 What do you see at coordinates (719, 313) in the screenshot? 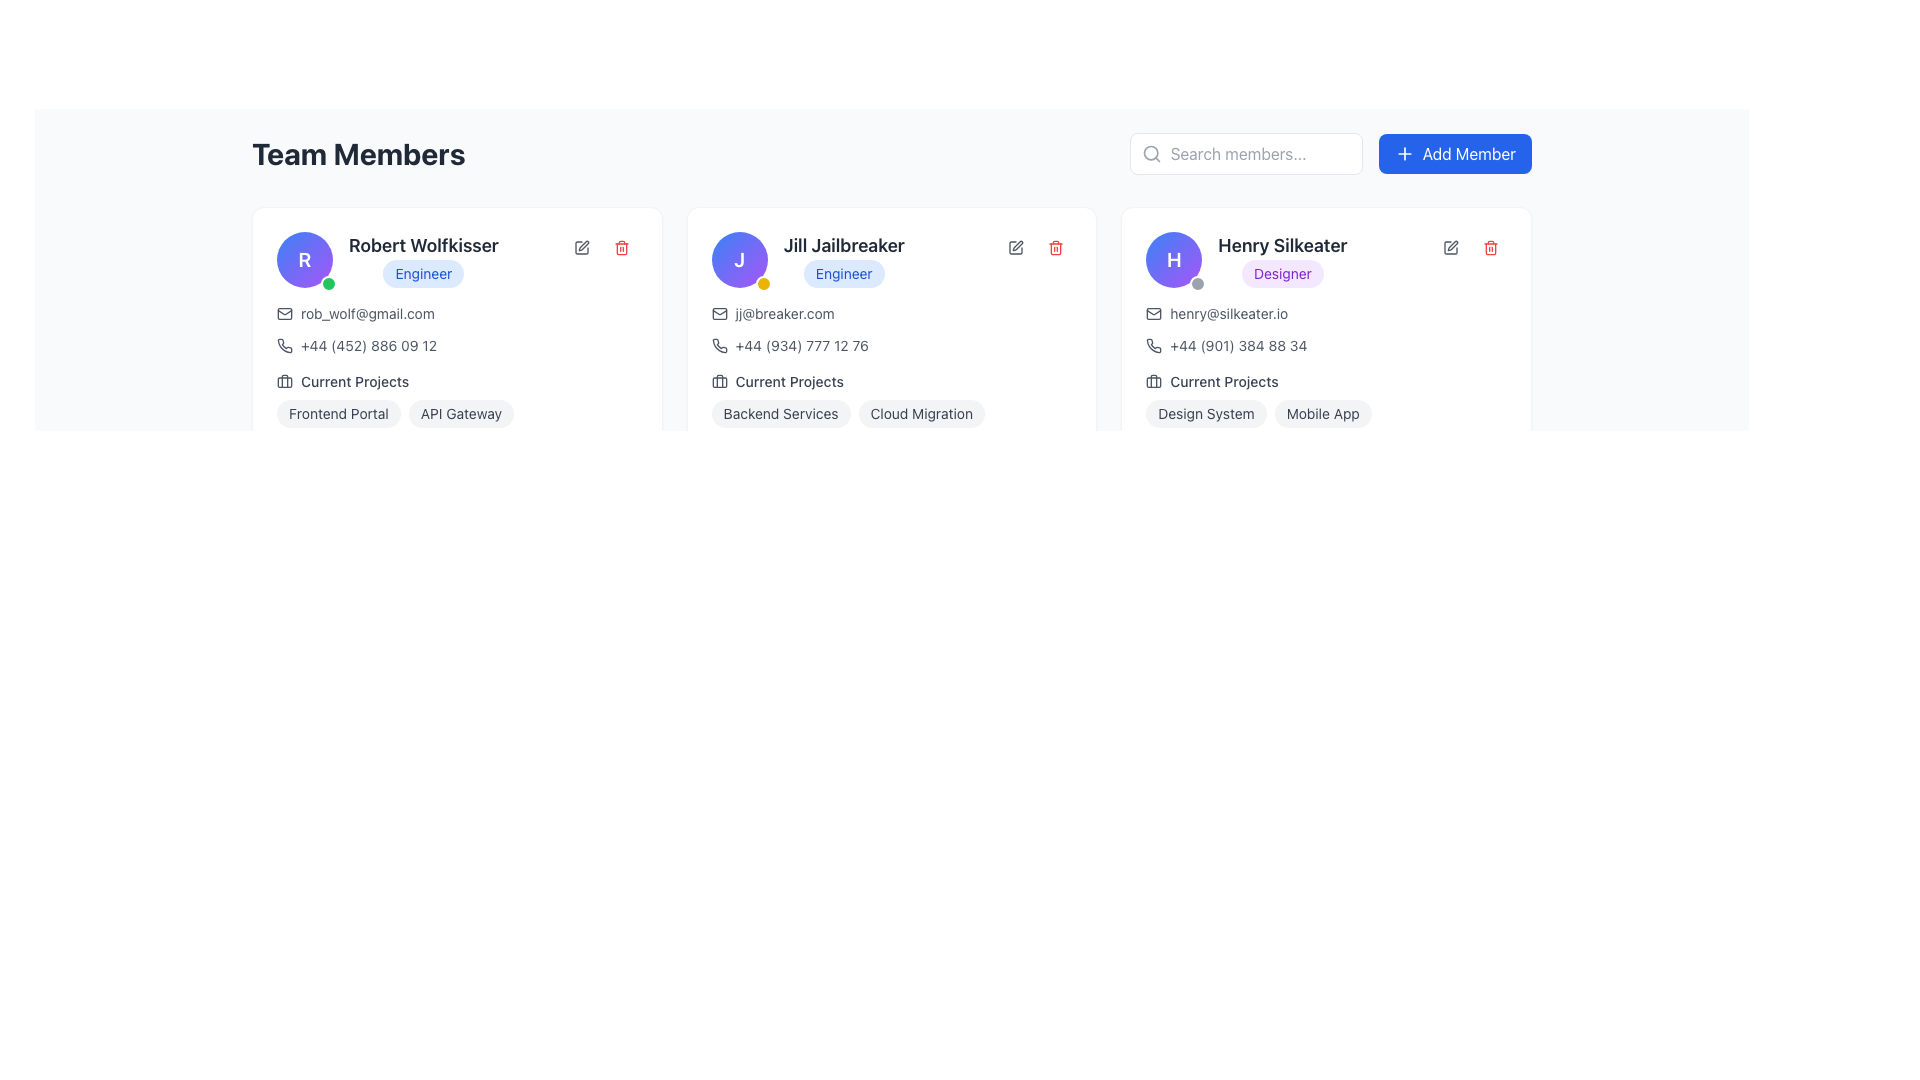
I see `the rectangular envelope icon located within the user details card, positioned just before the email address label` at bounding box center [719, 313].